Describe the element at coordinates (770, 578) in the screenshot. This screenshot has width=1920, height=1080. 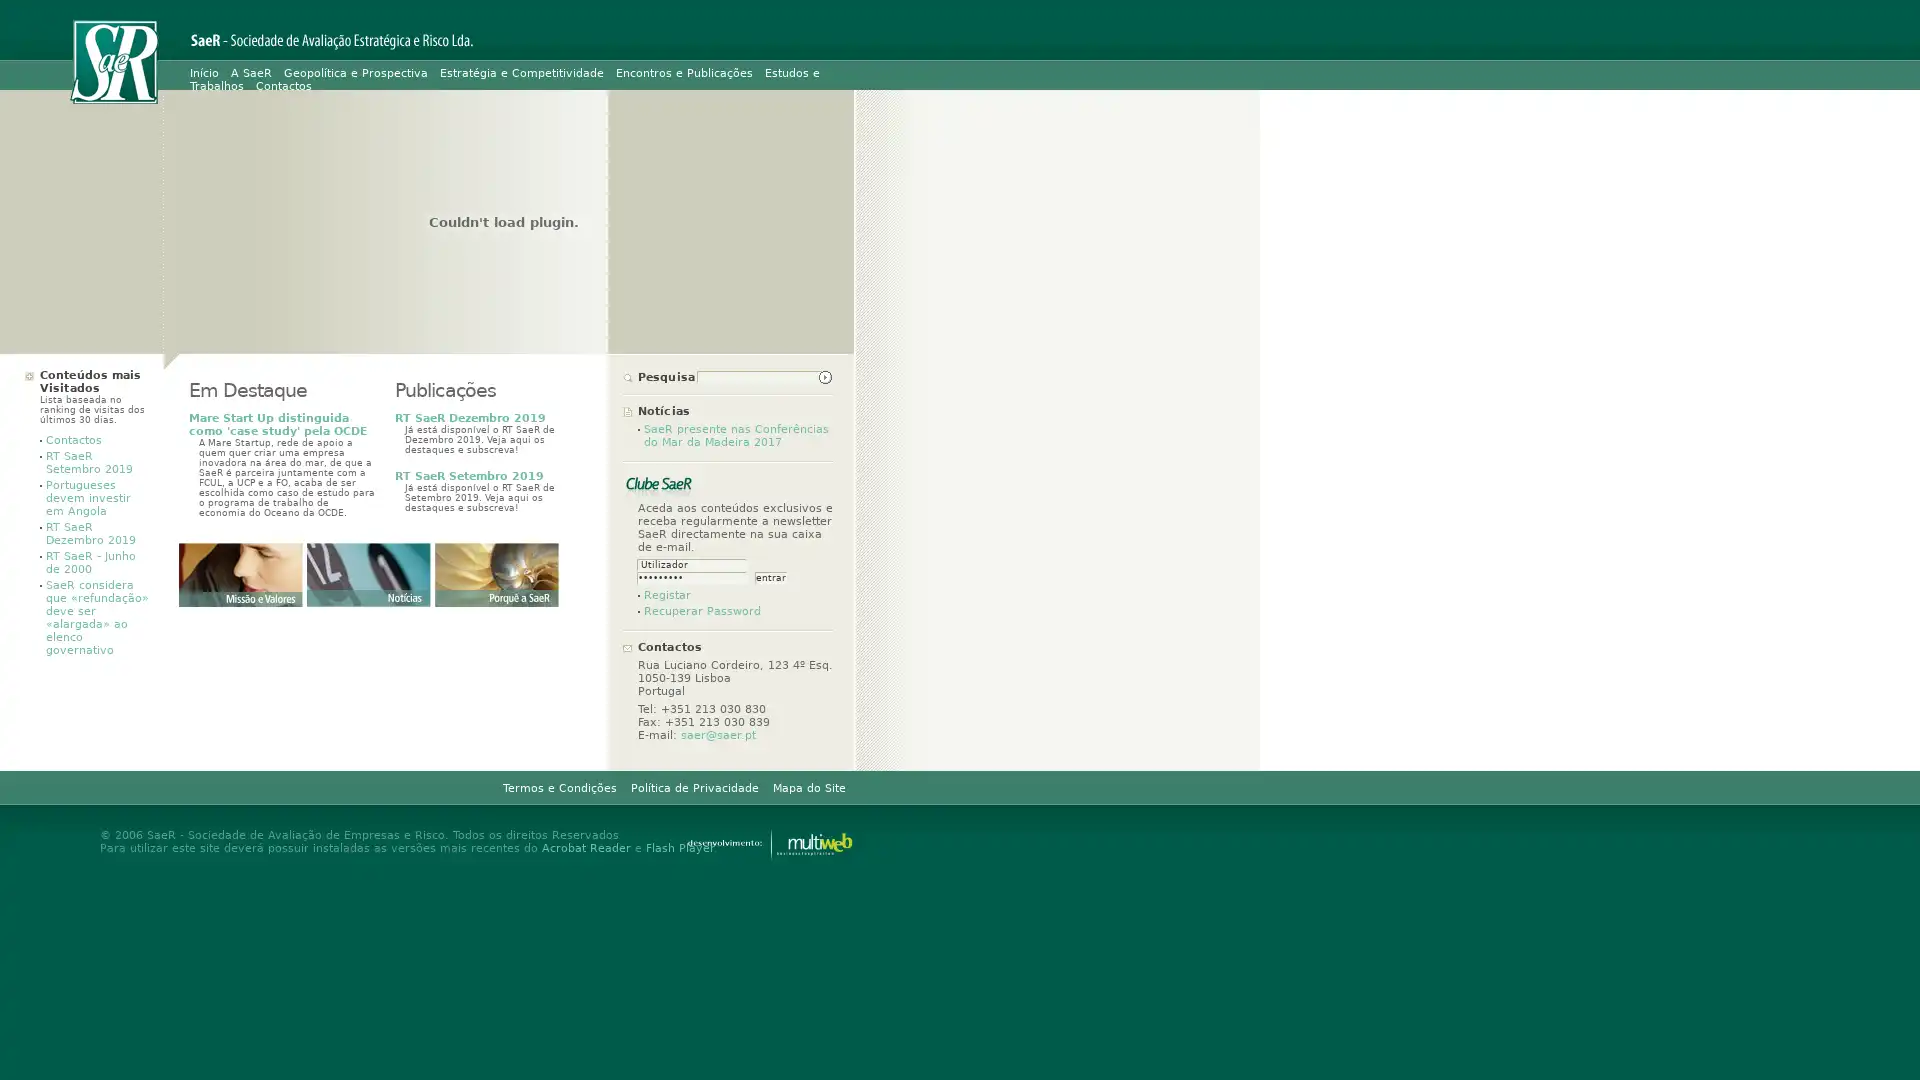
I see `entrar` at that location.